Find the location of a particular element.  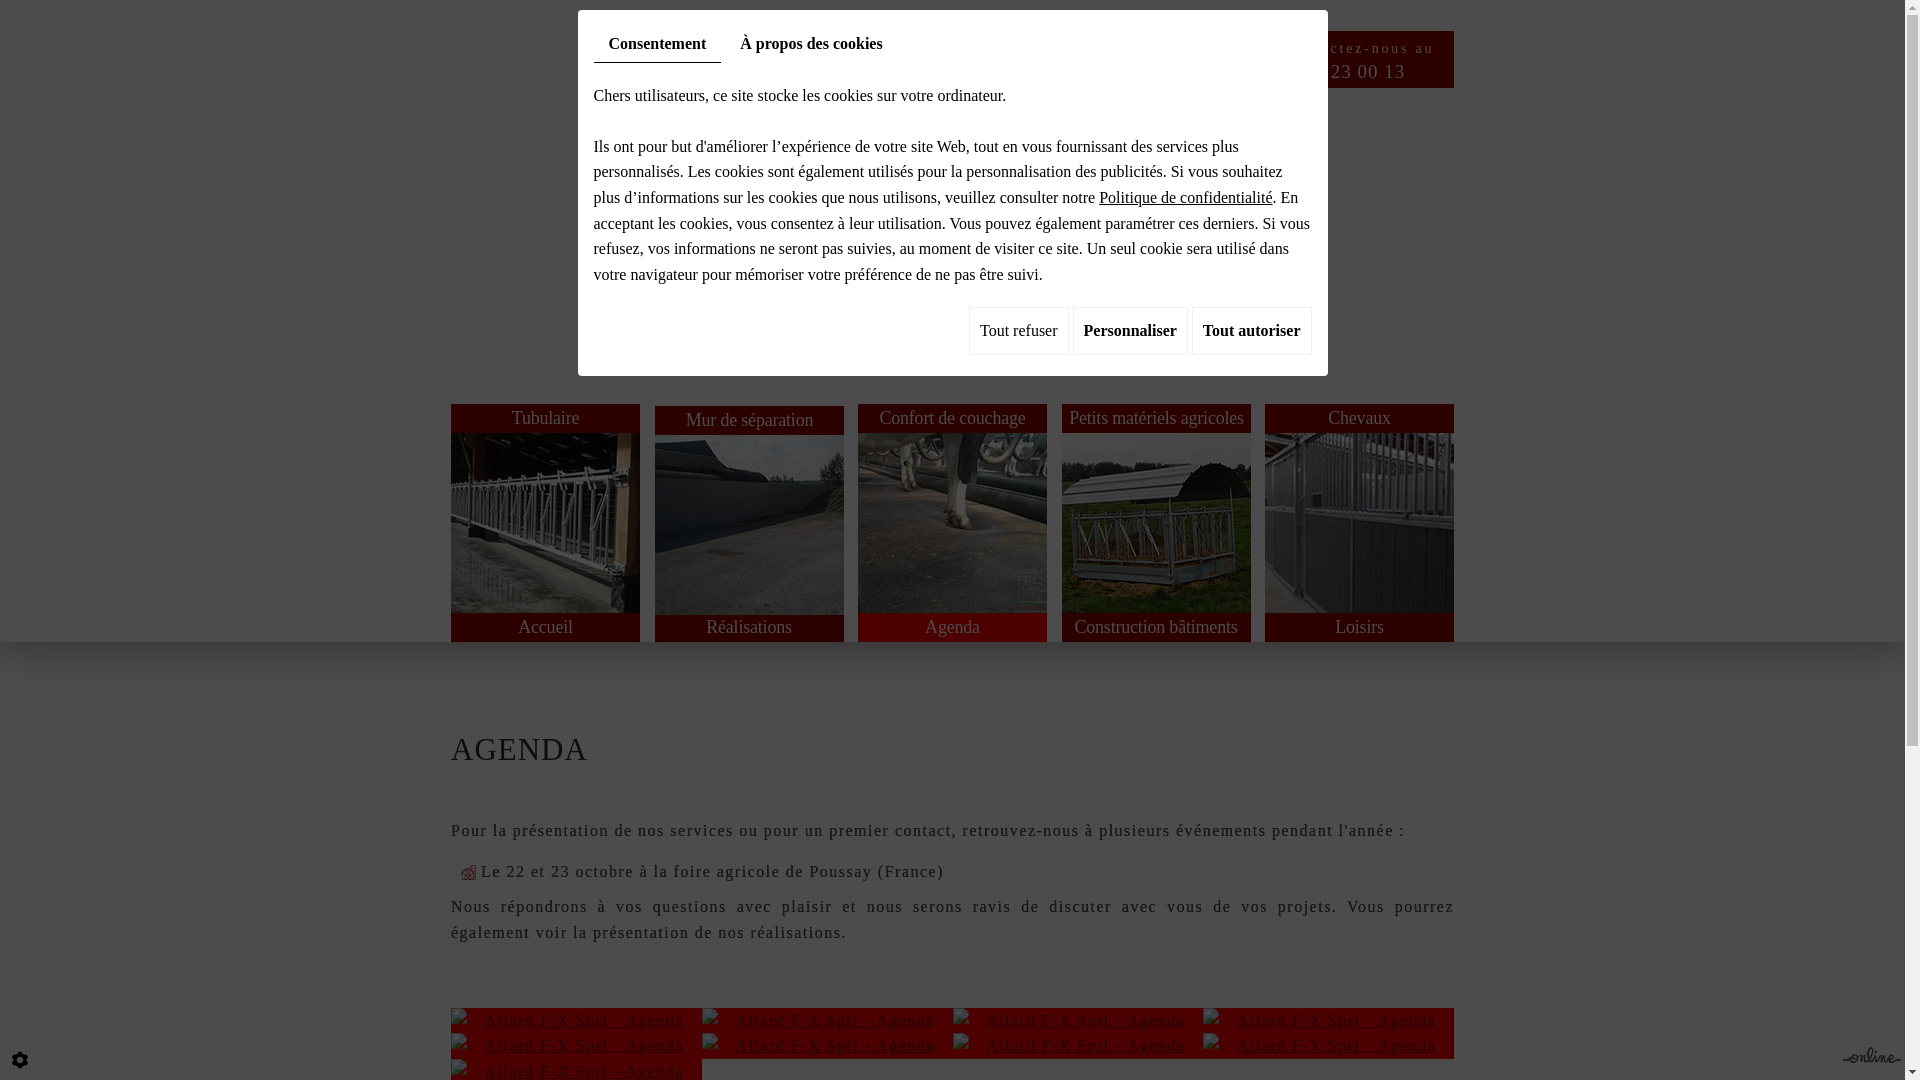

'Allard F-X Sprl -  Agenda Tournai Expo' is located at coordinates (950, 1044).